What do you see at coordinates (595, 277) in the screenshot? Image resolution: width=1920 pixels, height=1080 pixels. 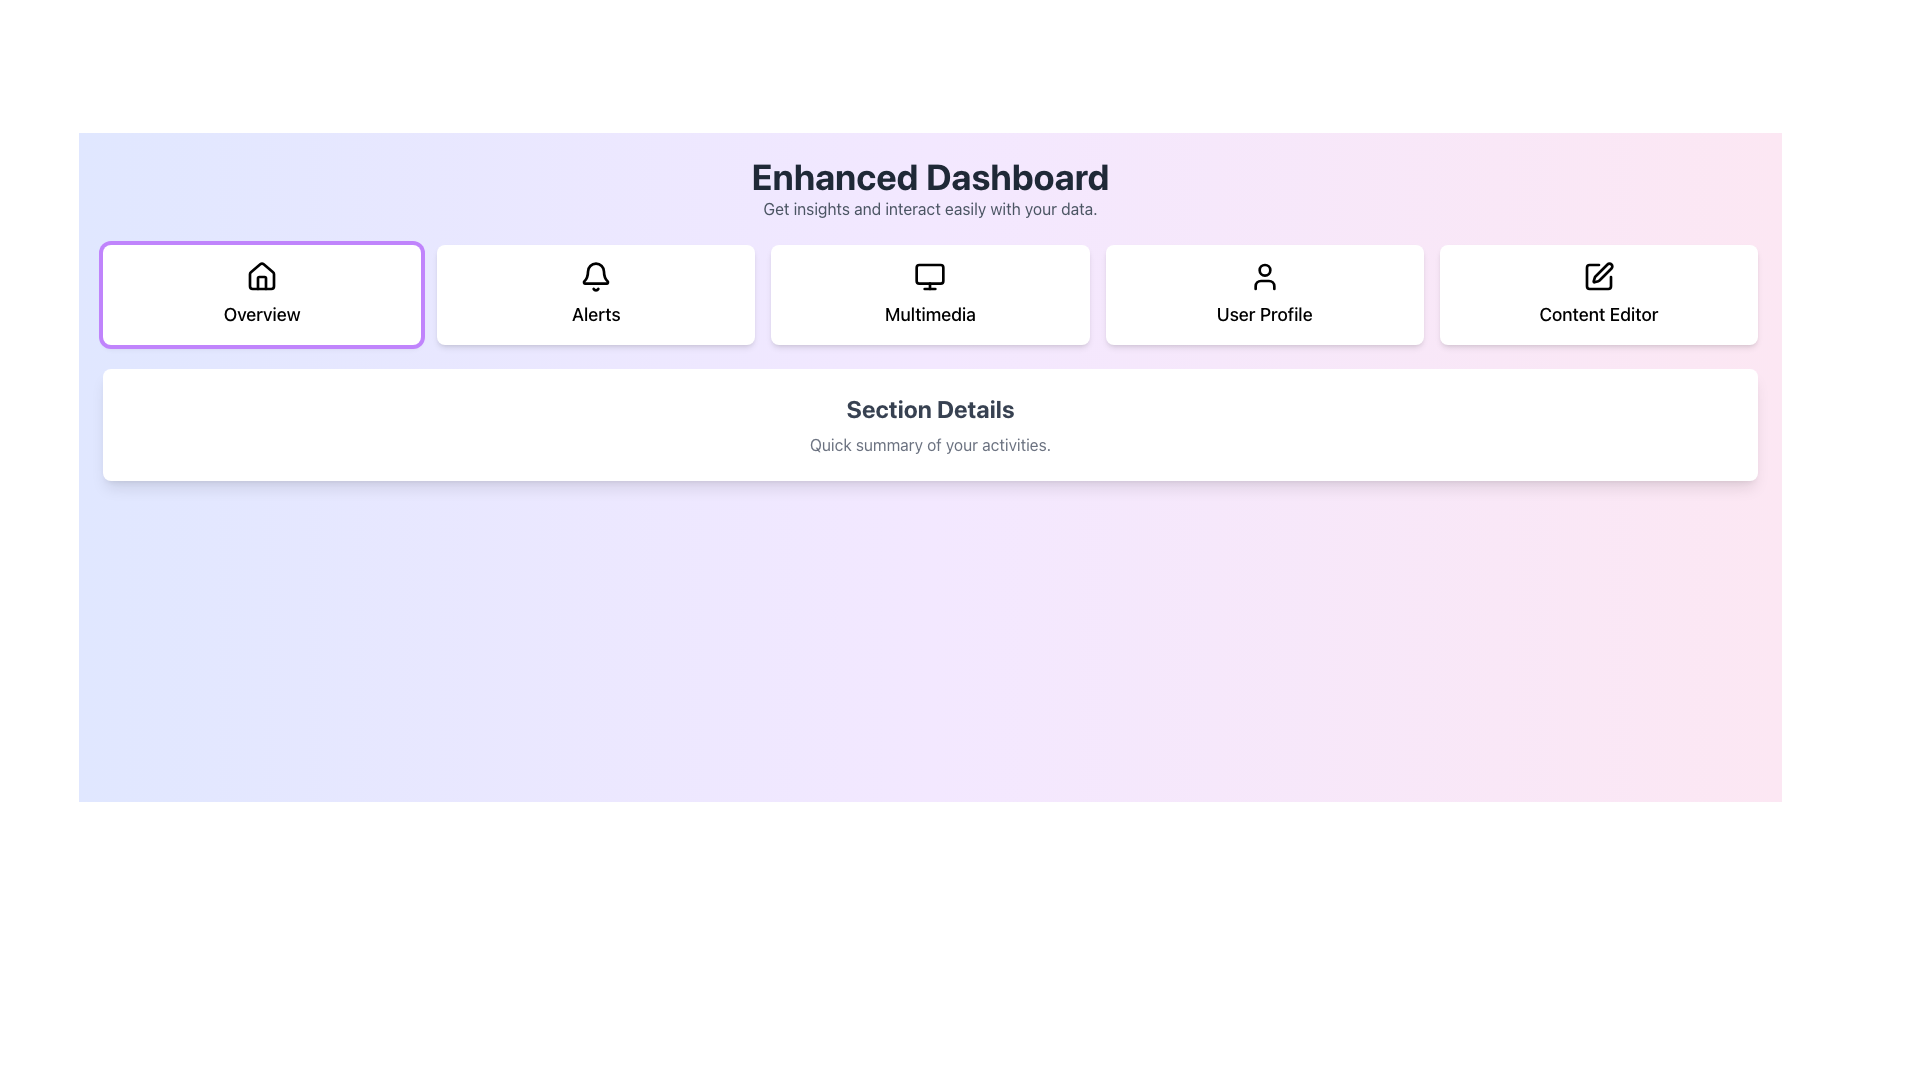 I see `the notification icon located in the 'Alerts' section, which is the second option in the row of features, positioned between 'Overview' and 'Multimedia'` at bounding box center [595, 277].